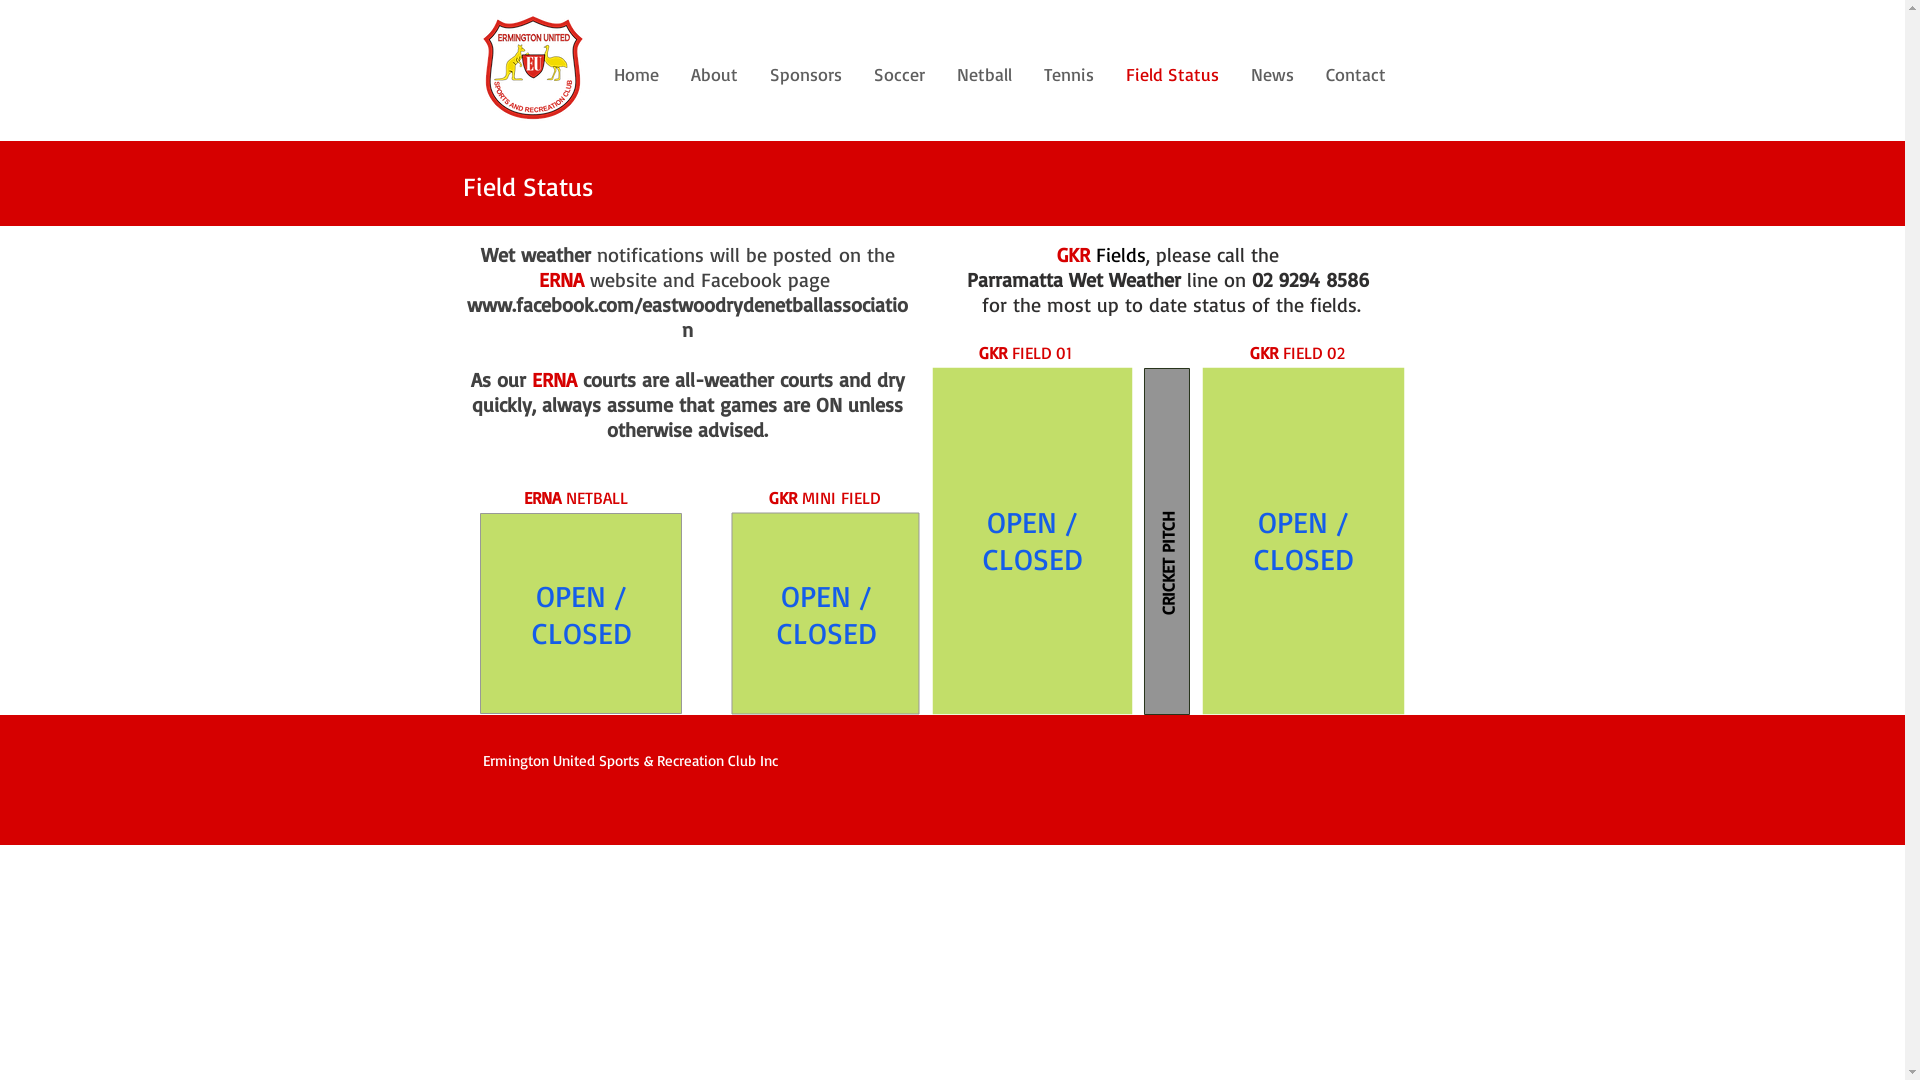 This screenshot has width=1920, height=1080. I want to click on 'News', so click(1235, 73).